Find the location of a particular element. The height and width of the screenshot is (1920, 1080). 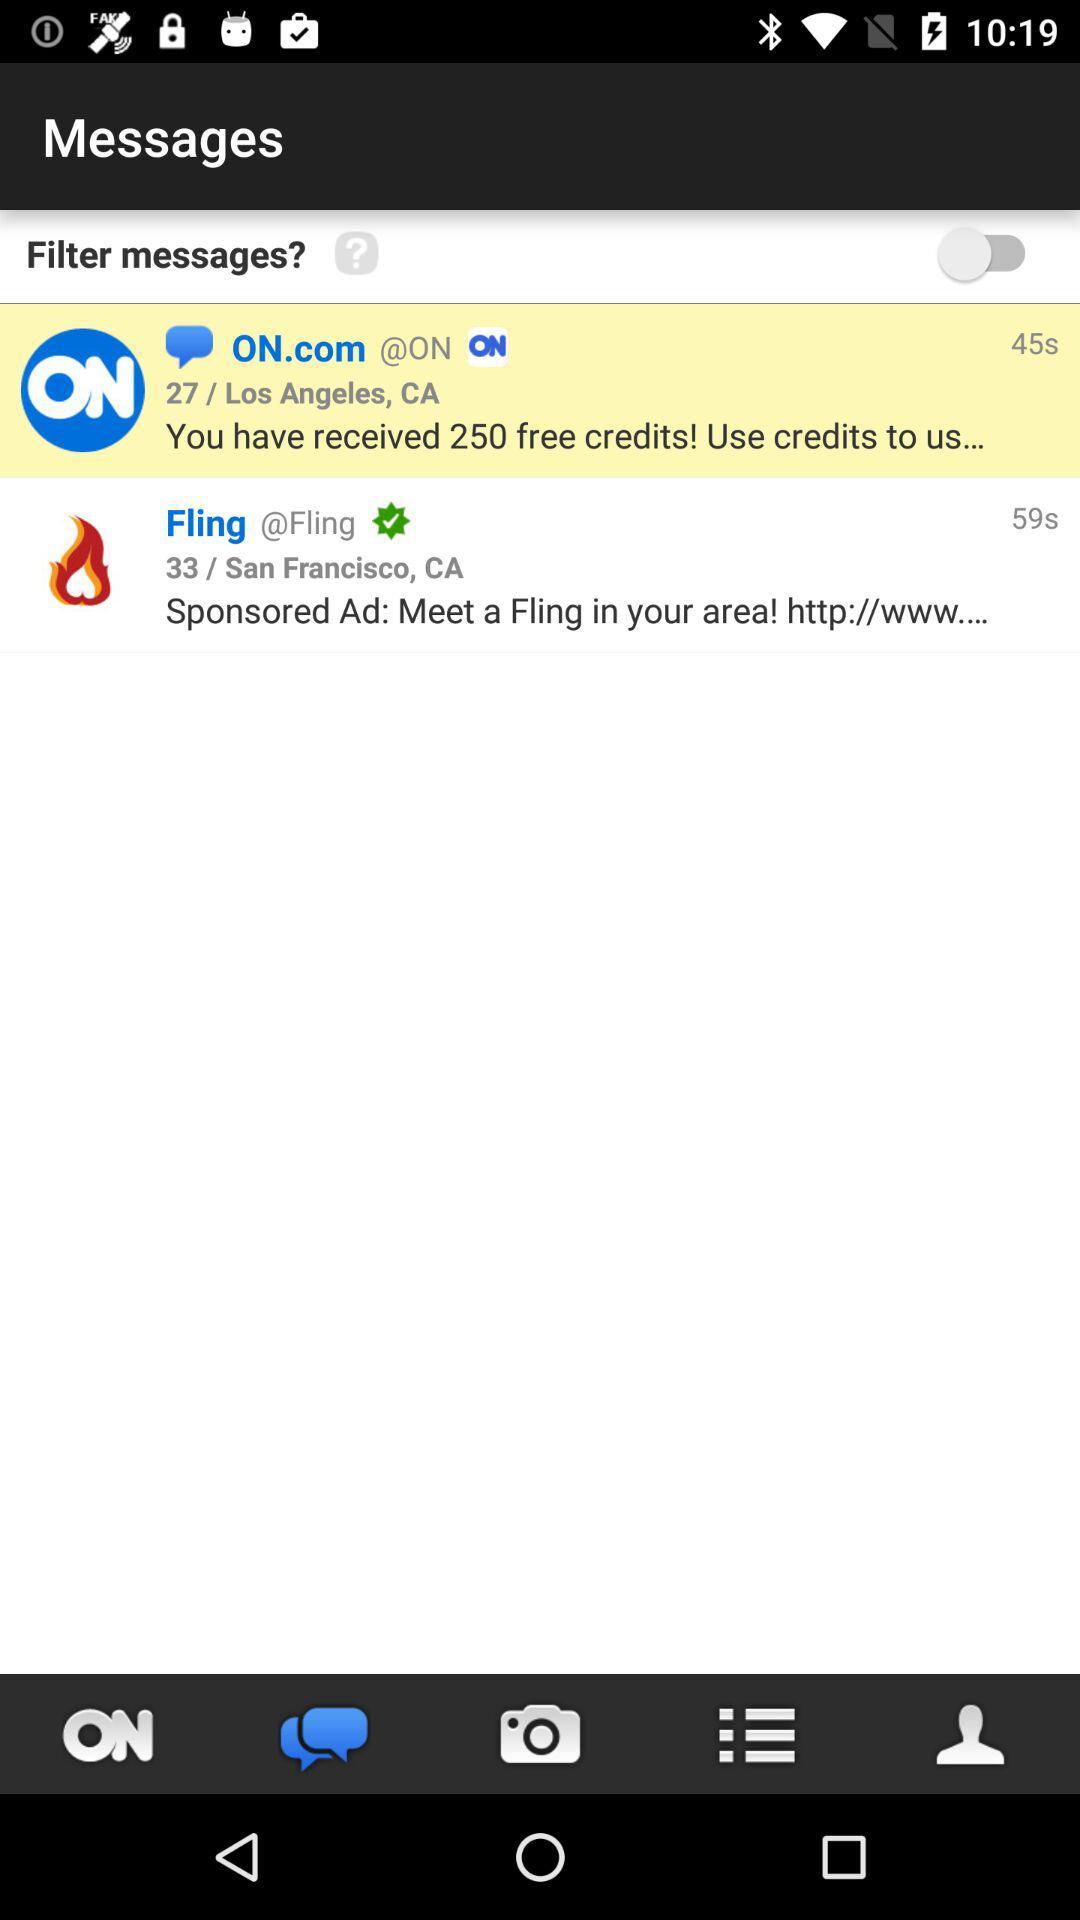

filter messages is located at coordinates (991, 252).